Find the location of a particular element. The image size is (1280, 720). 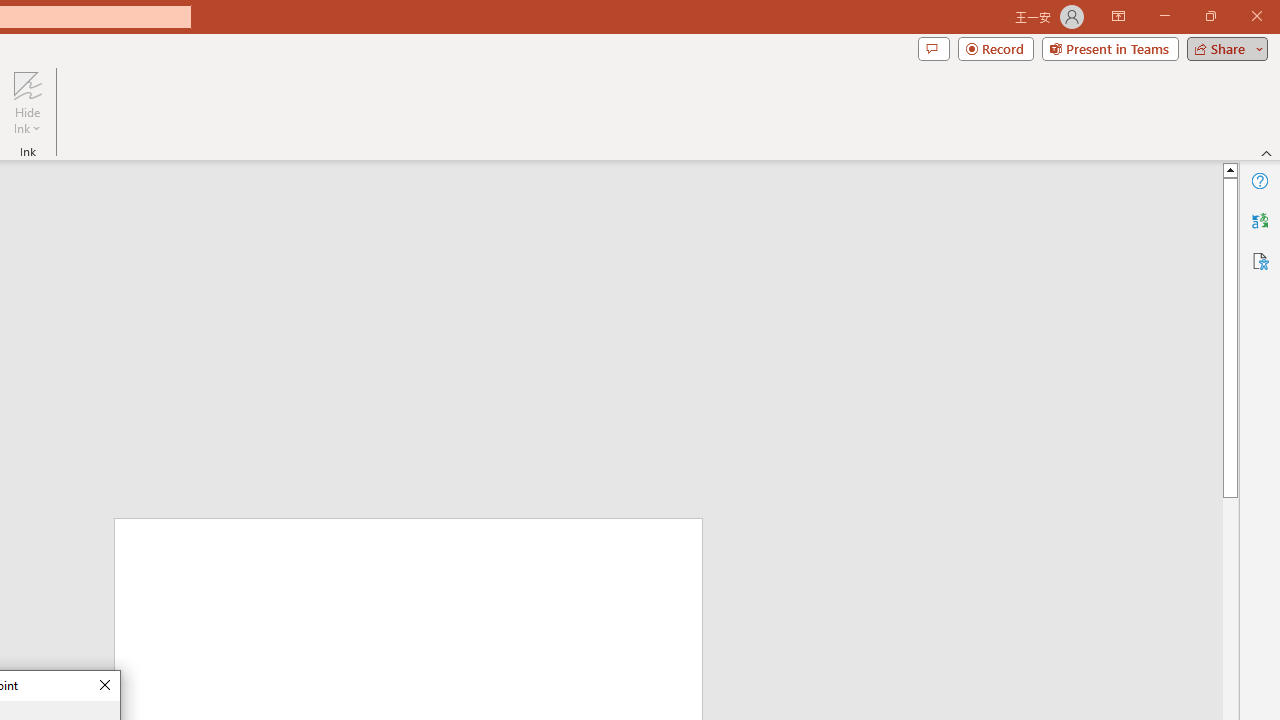

'Line up' is located at coordinates (1229, 168).